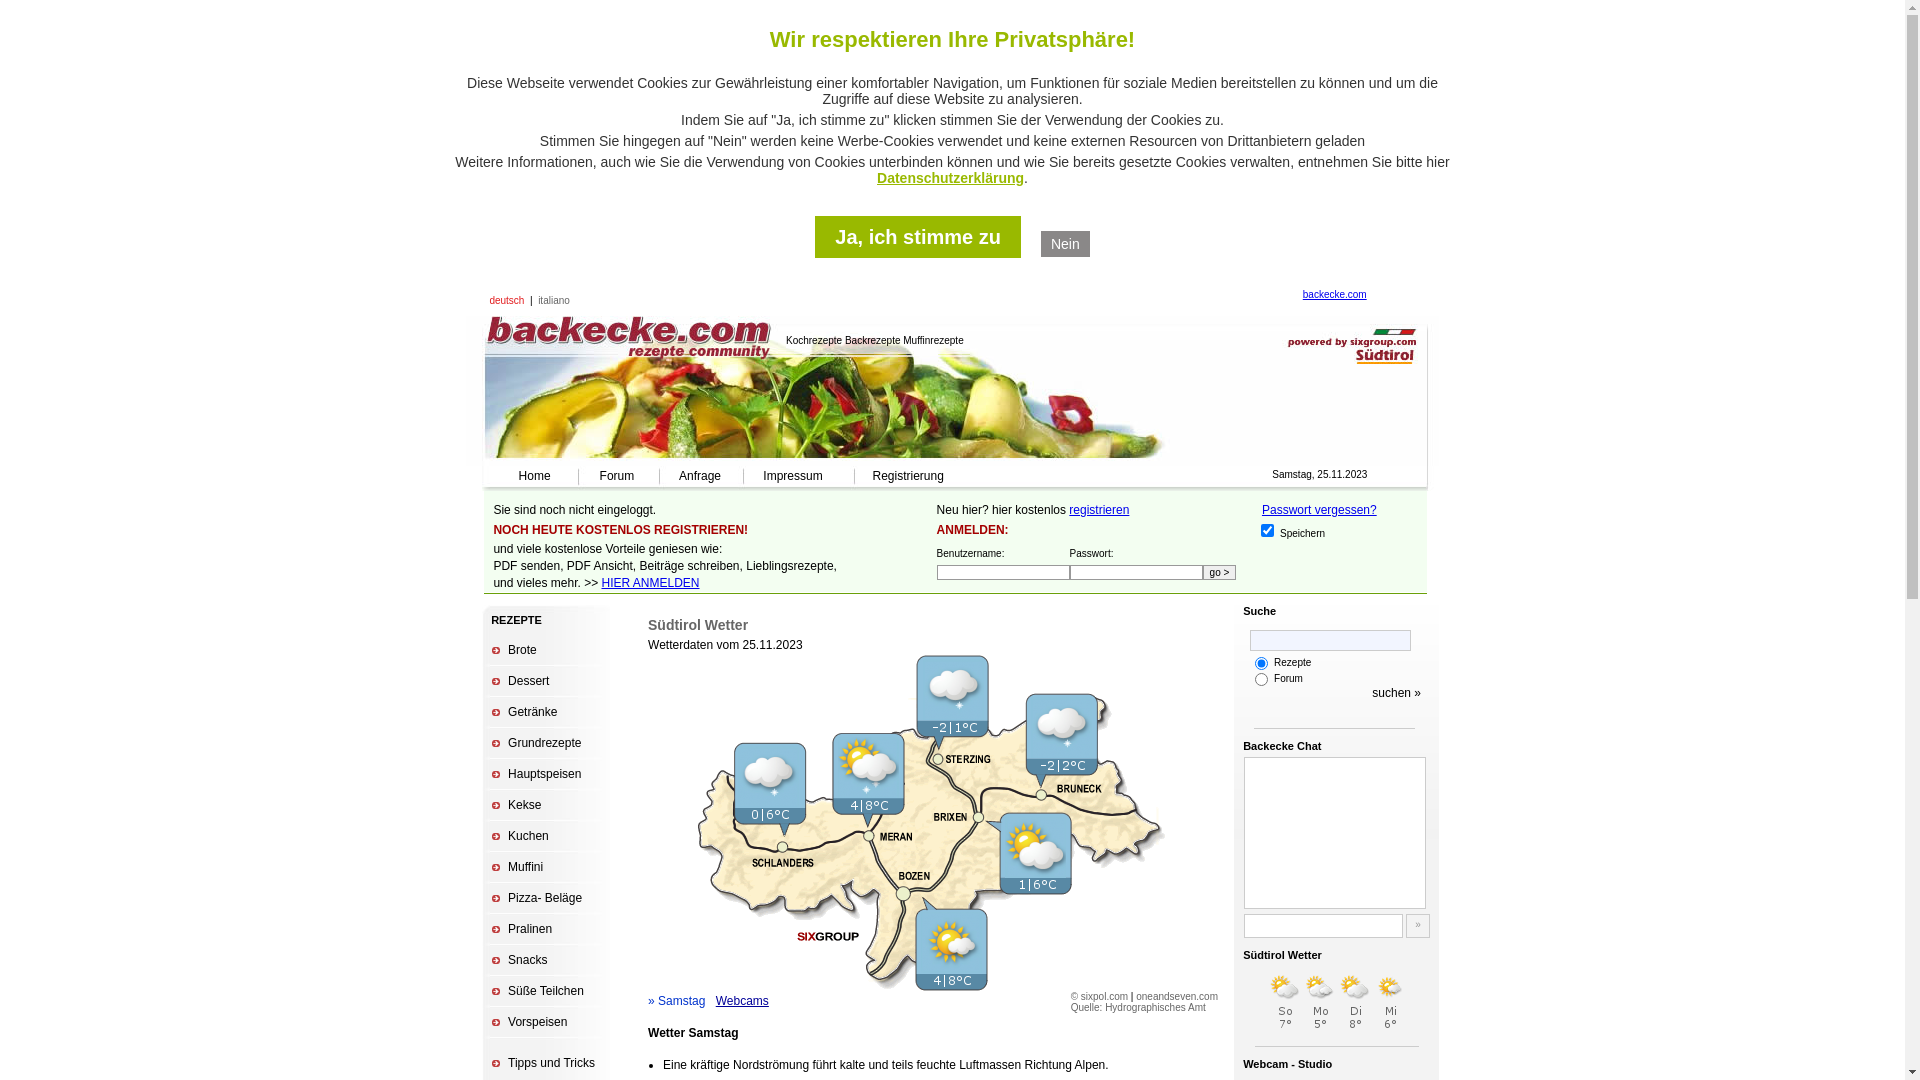 The image size is (1920, 1080). What do you see at coordinates (527, 959) in the screenshot?
I see `'Snacks'` at bounding box center [527, 959].